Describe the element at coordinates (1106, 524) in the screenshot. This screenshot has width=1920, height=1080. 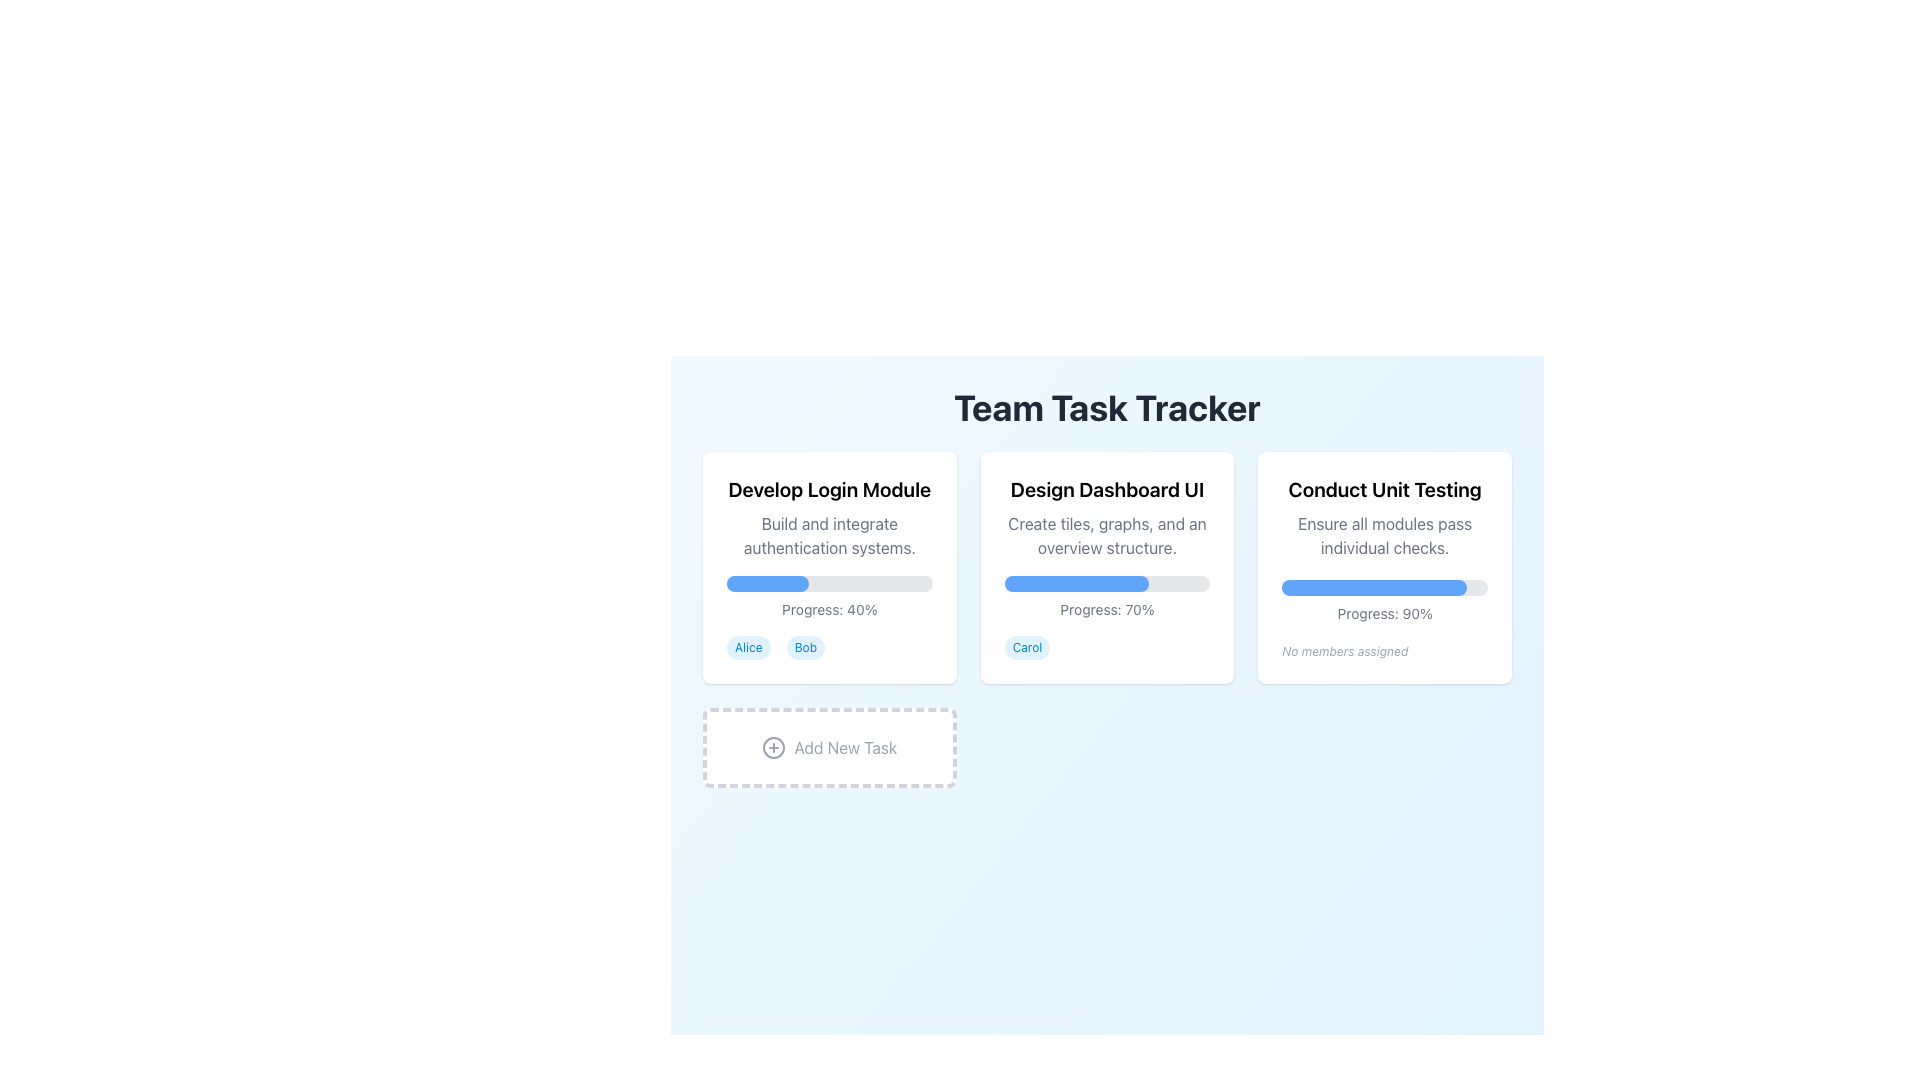
I see `the Text block located within the white card in the middle column, below the main heading, which provides the title and a brief summary related to designing a dashboard UI` at that location.